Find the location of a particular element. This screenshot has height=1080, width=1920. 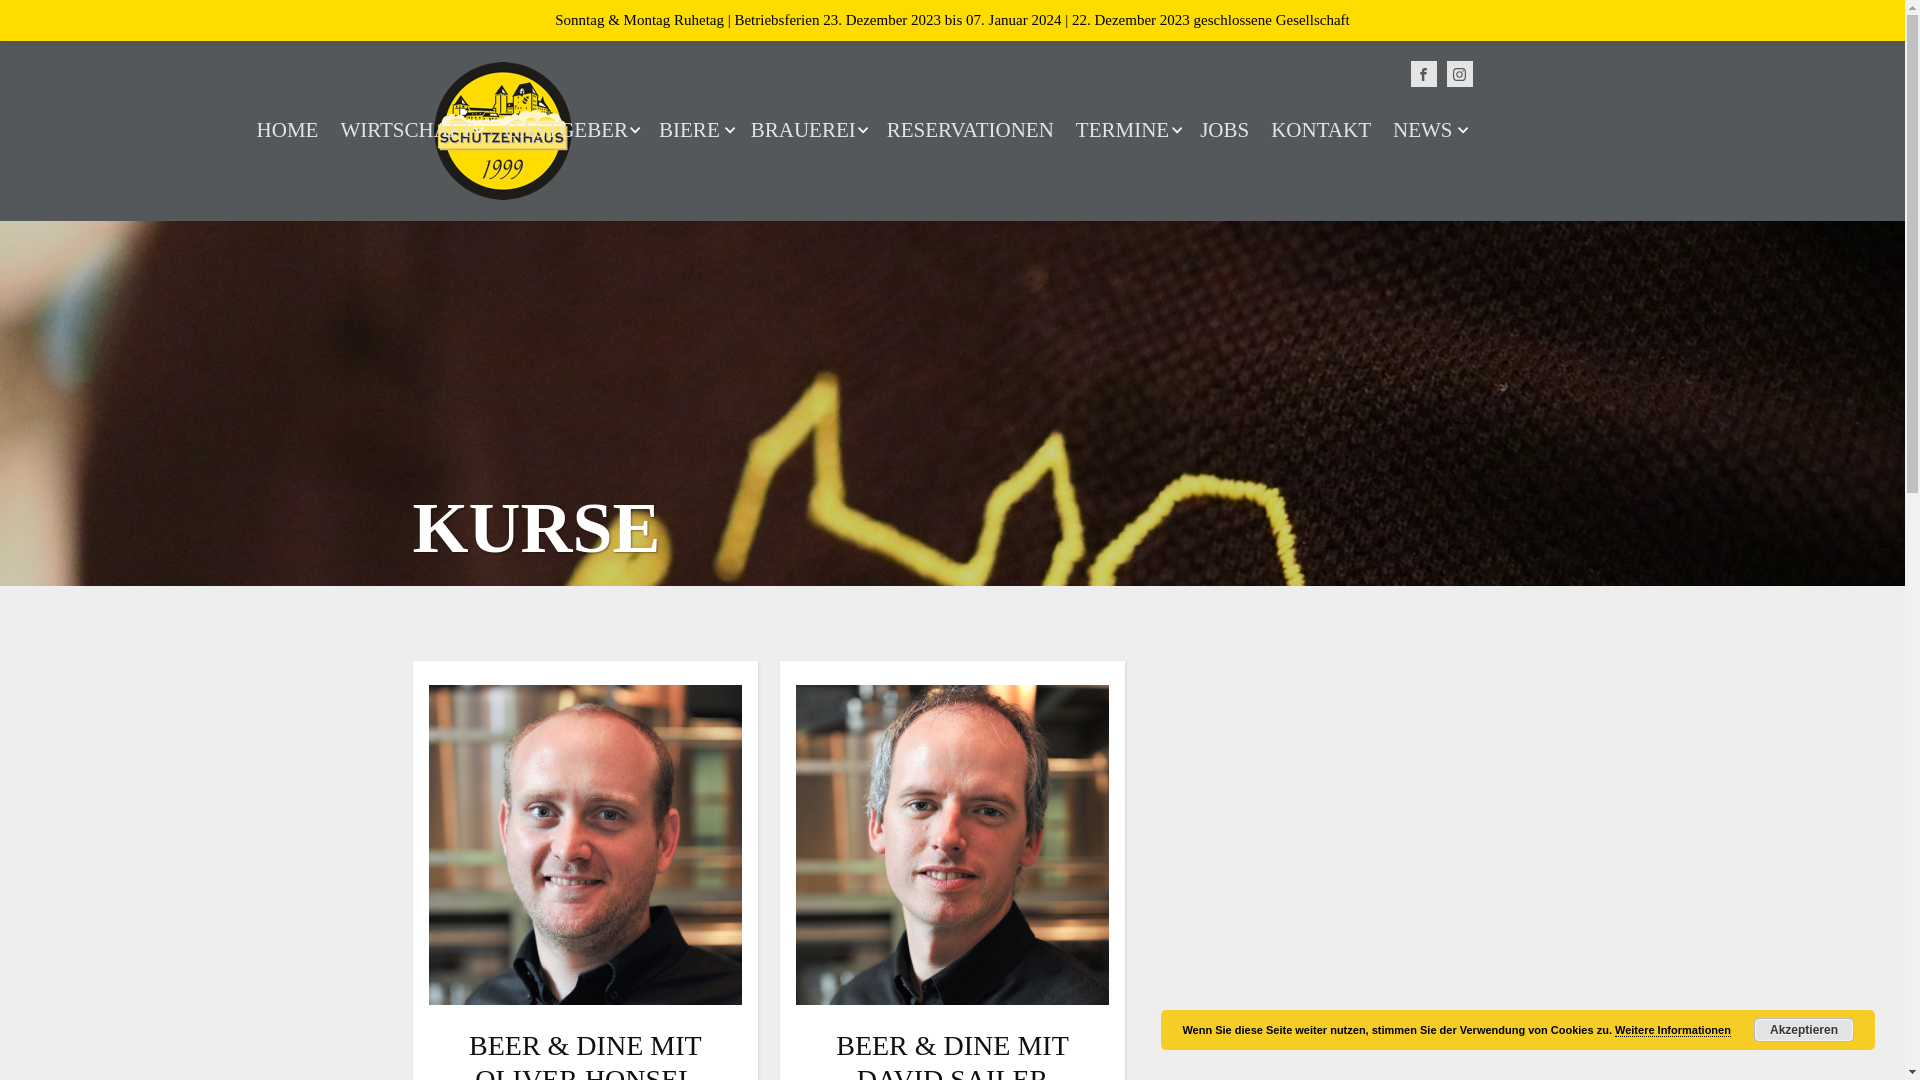

'BIERE' is located at coordinates (648, 131).